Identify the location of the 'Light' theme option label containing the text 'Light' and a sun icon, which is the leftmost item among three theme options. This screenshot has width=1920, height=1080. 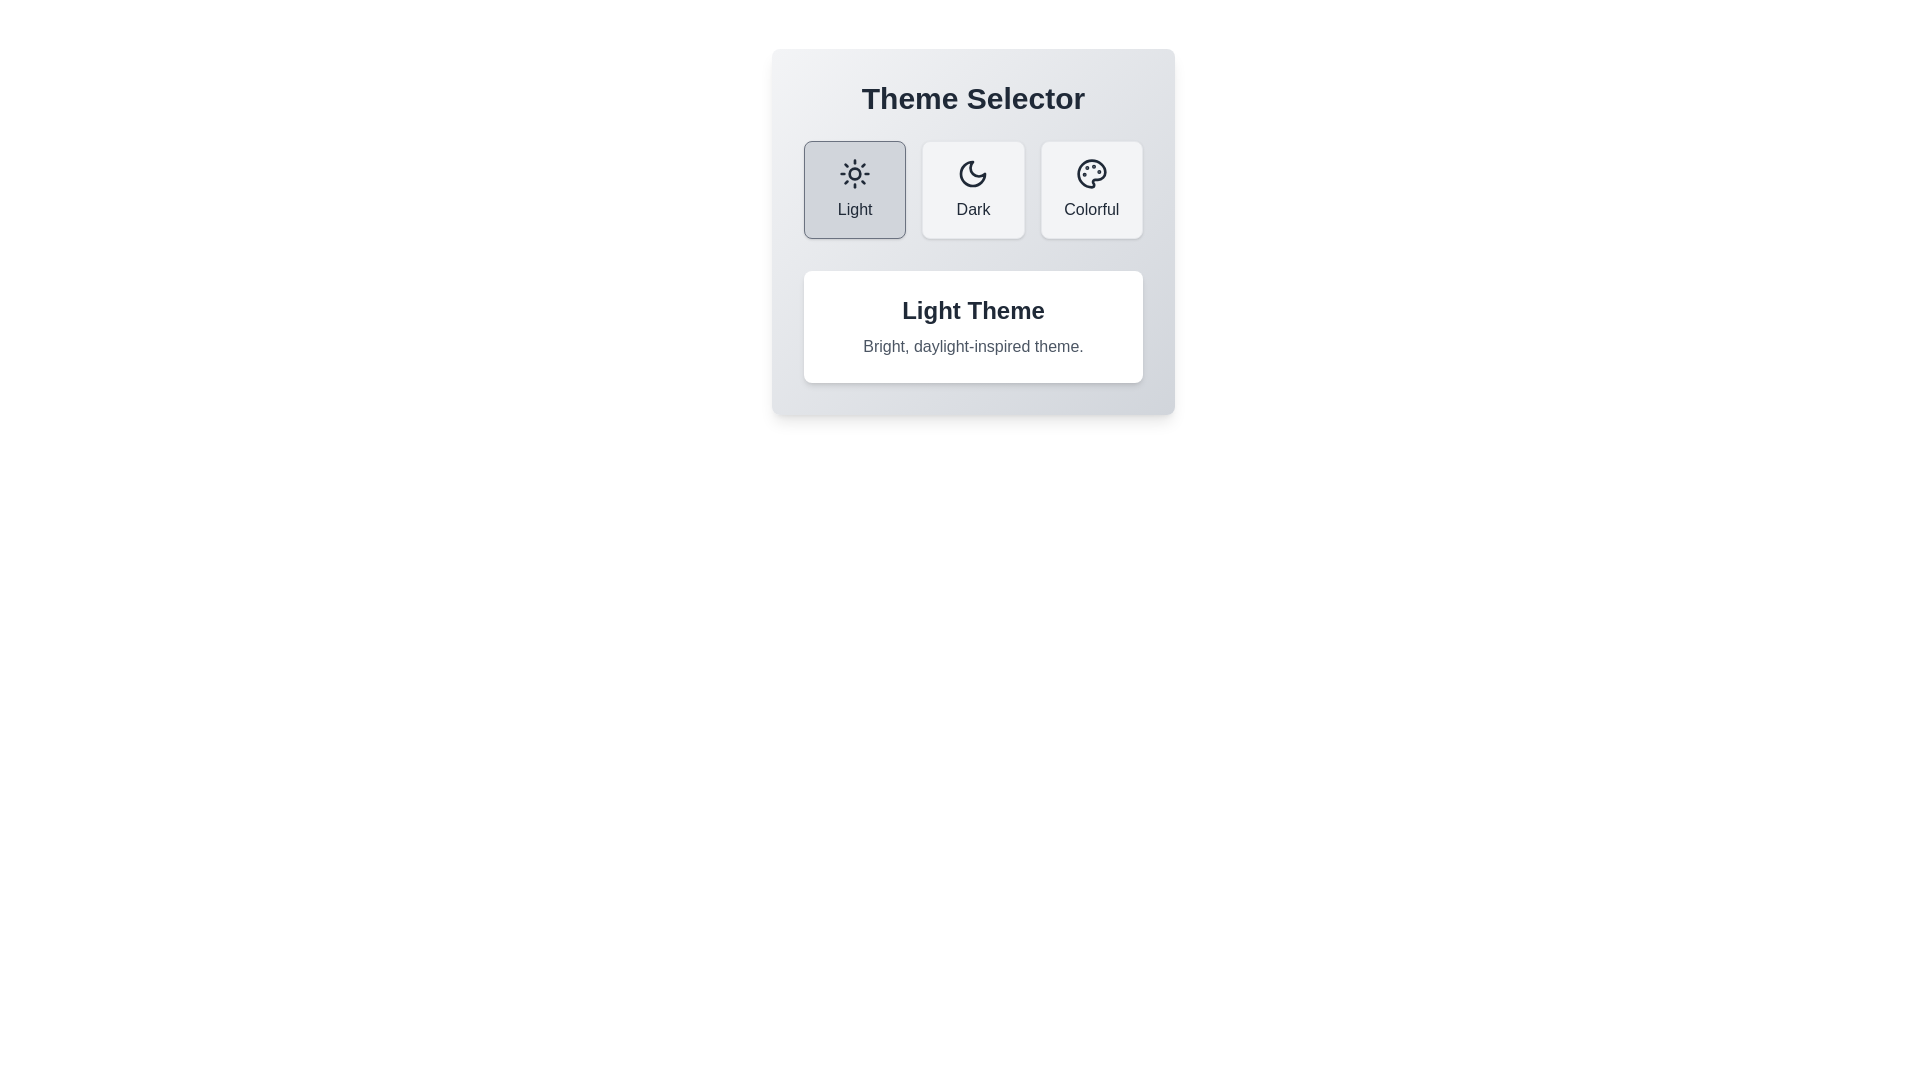
(855, 209).